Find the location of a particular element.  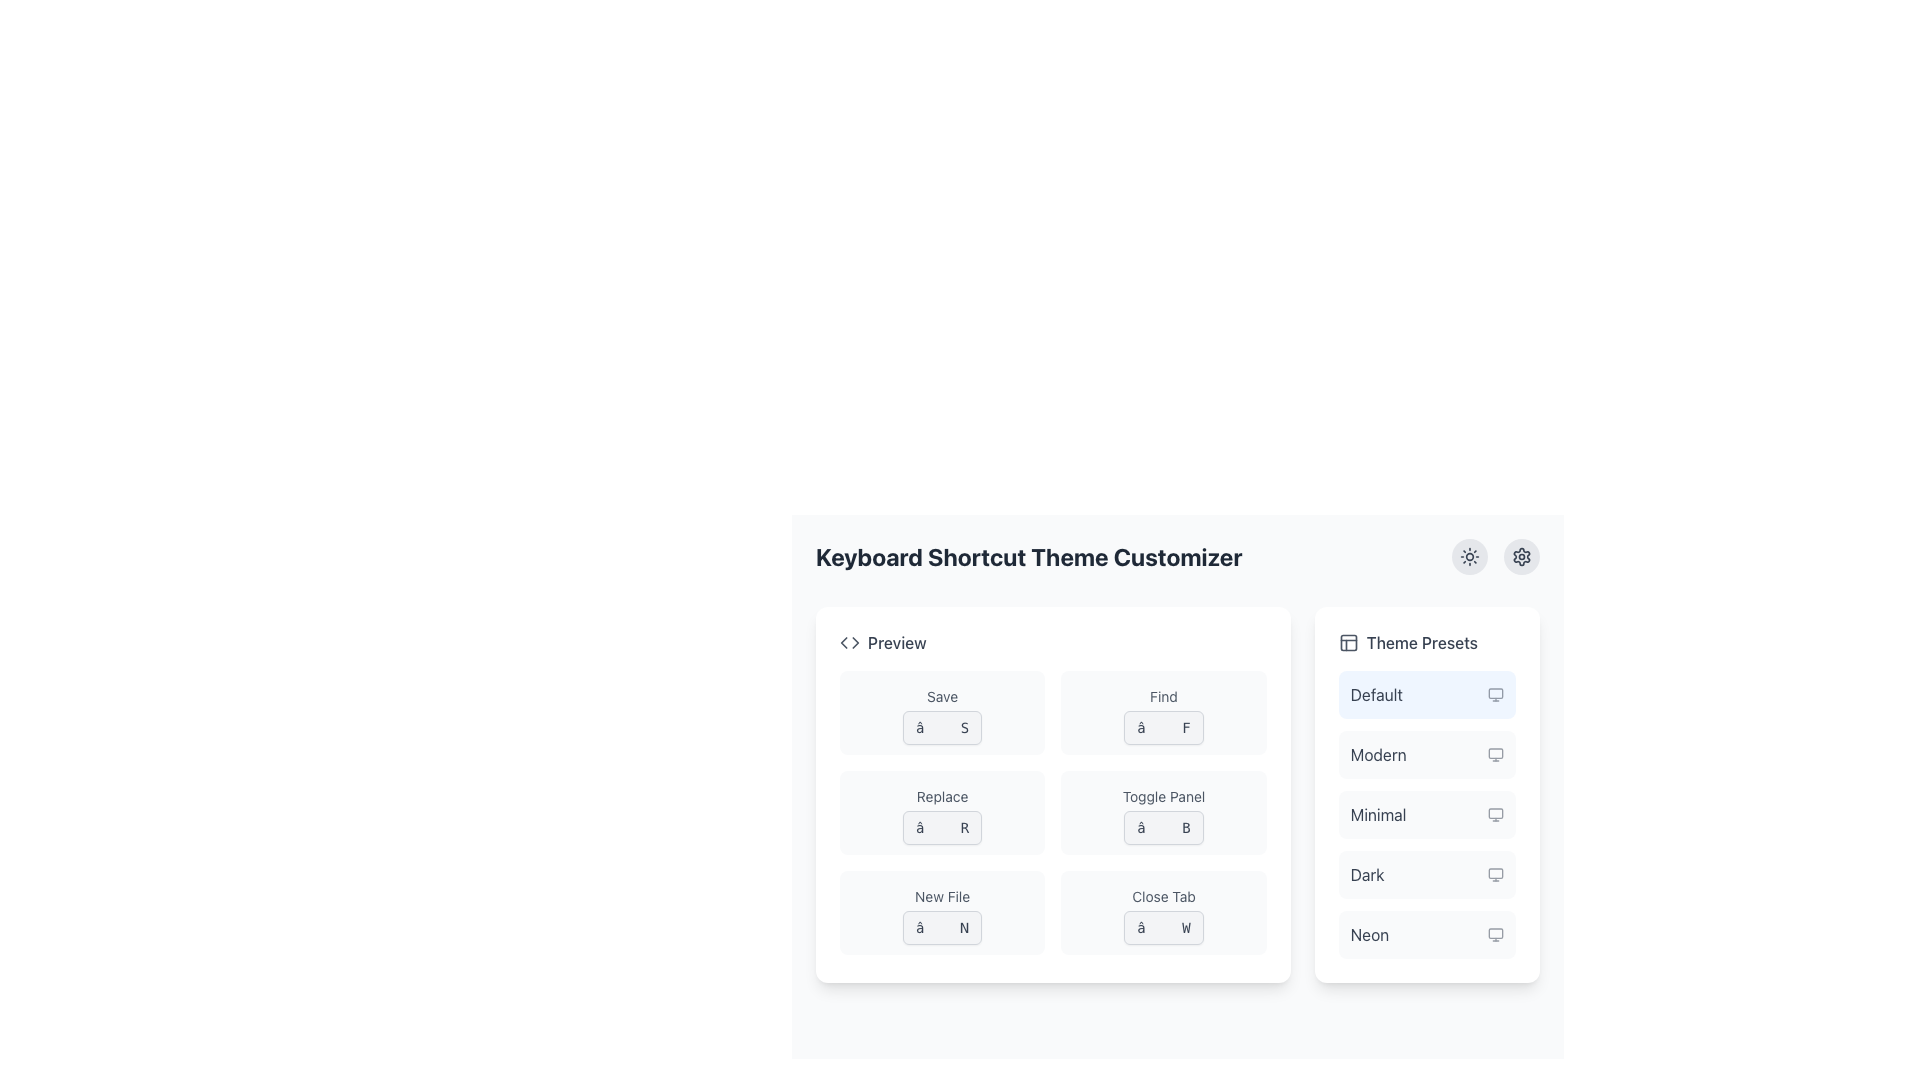

the 'Default' theme preset button located at the top of the 'Theme Presets' section on the right side of the interface is located at coordinates (1426, 693).